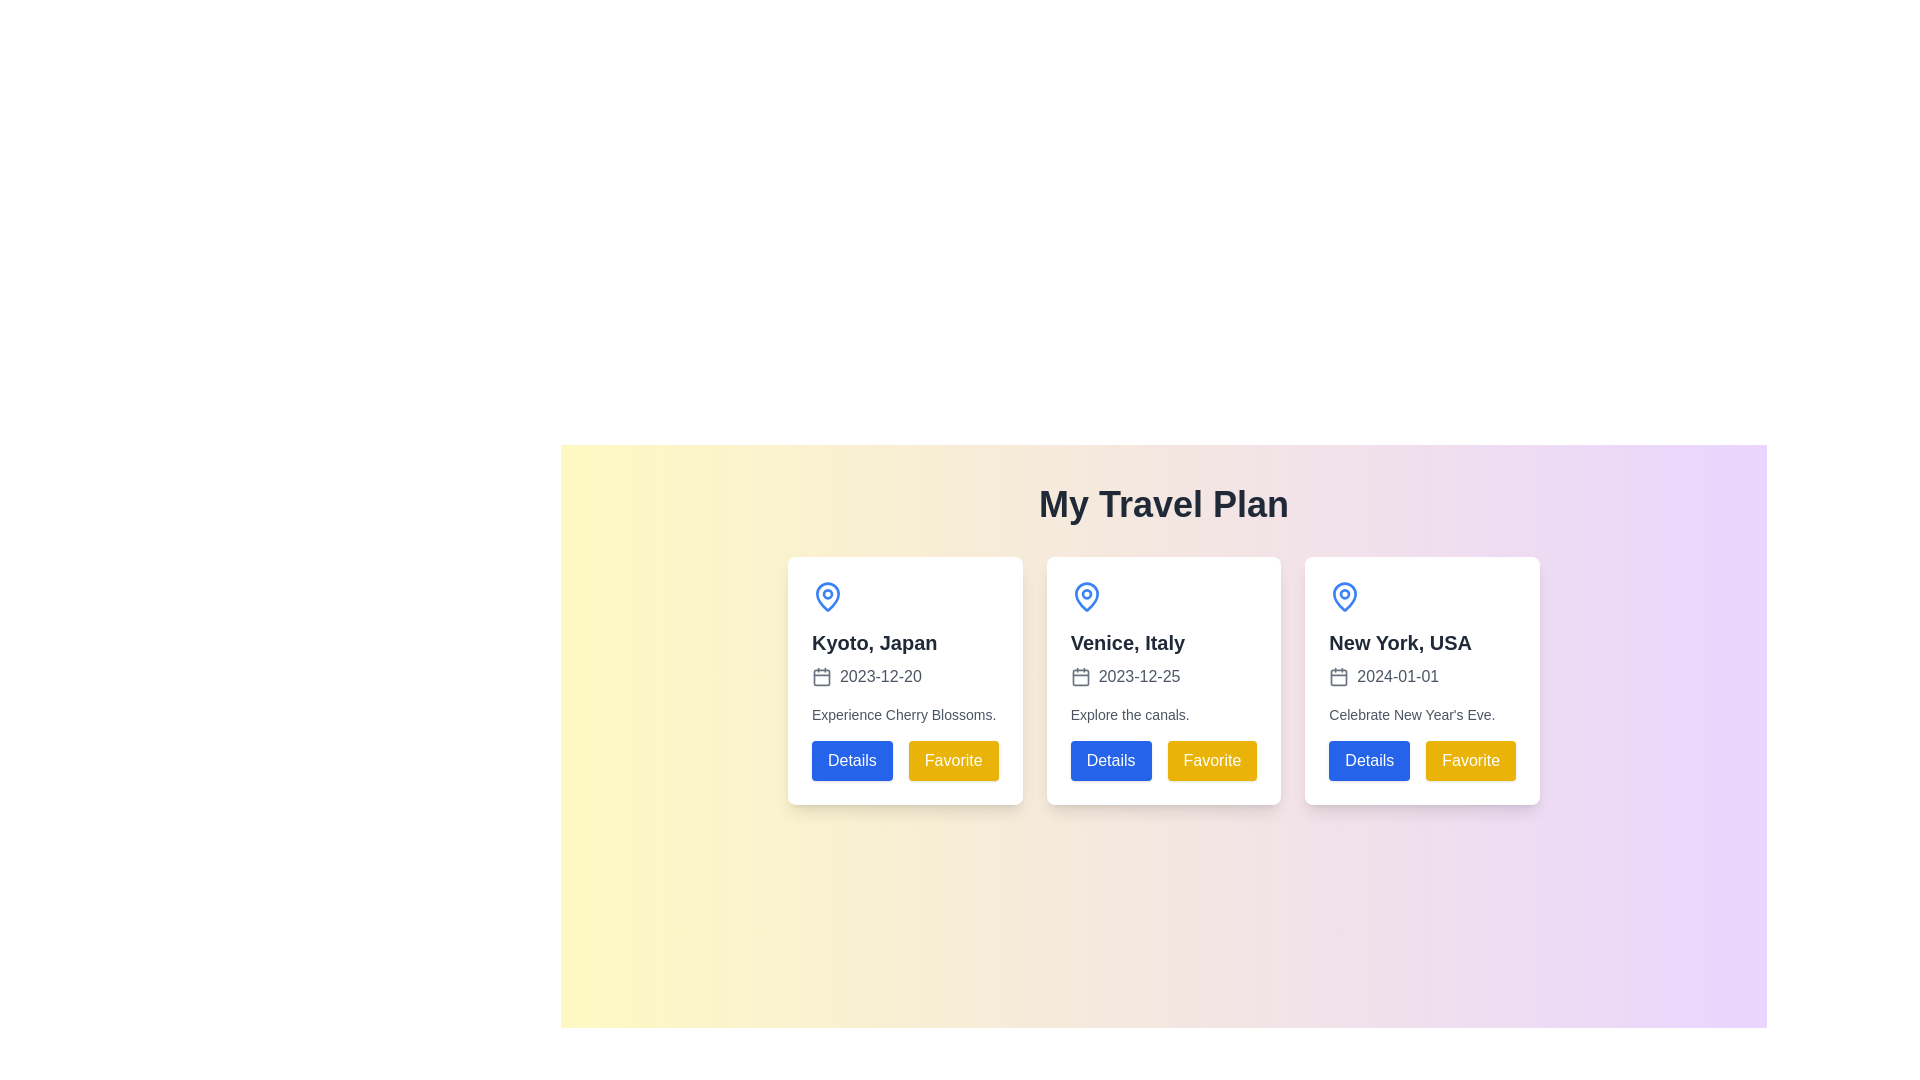 This screenshot has height=1080, width=1920. I want to click on the Icon or Decorative Image associated with the date '2024-01-01' in the third card titled 'New York, USA', so click(1339, 676).